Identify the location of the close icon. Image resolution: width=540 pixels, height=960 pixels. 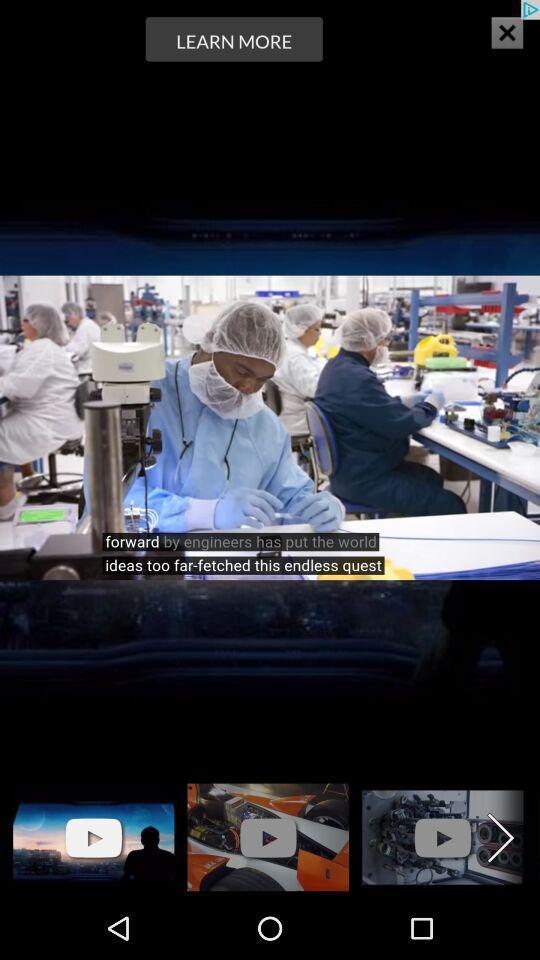
(507, 34).